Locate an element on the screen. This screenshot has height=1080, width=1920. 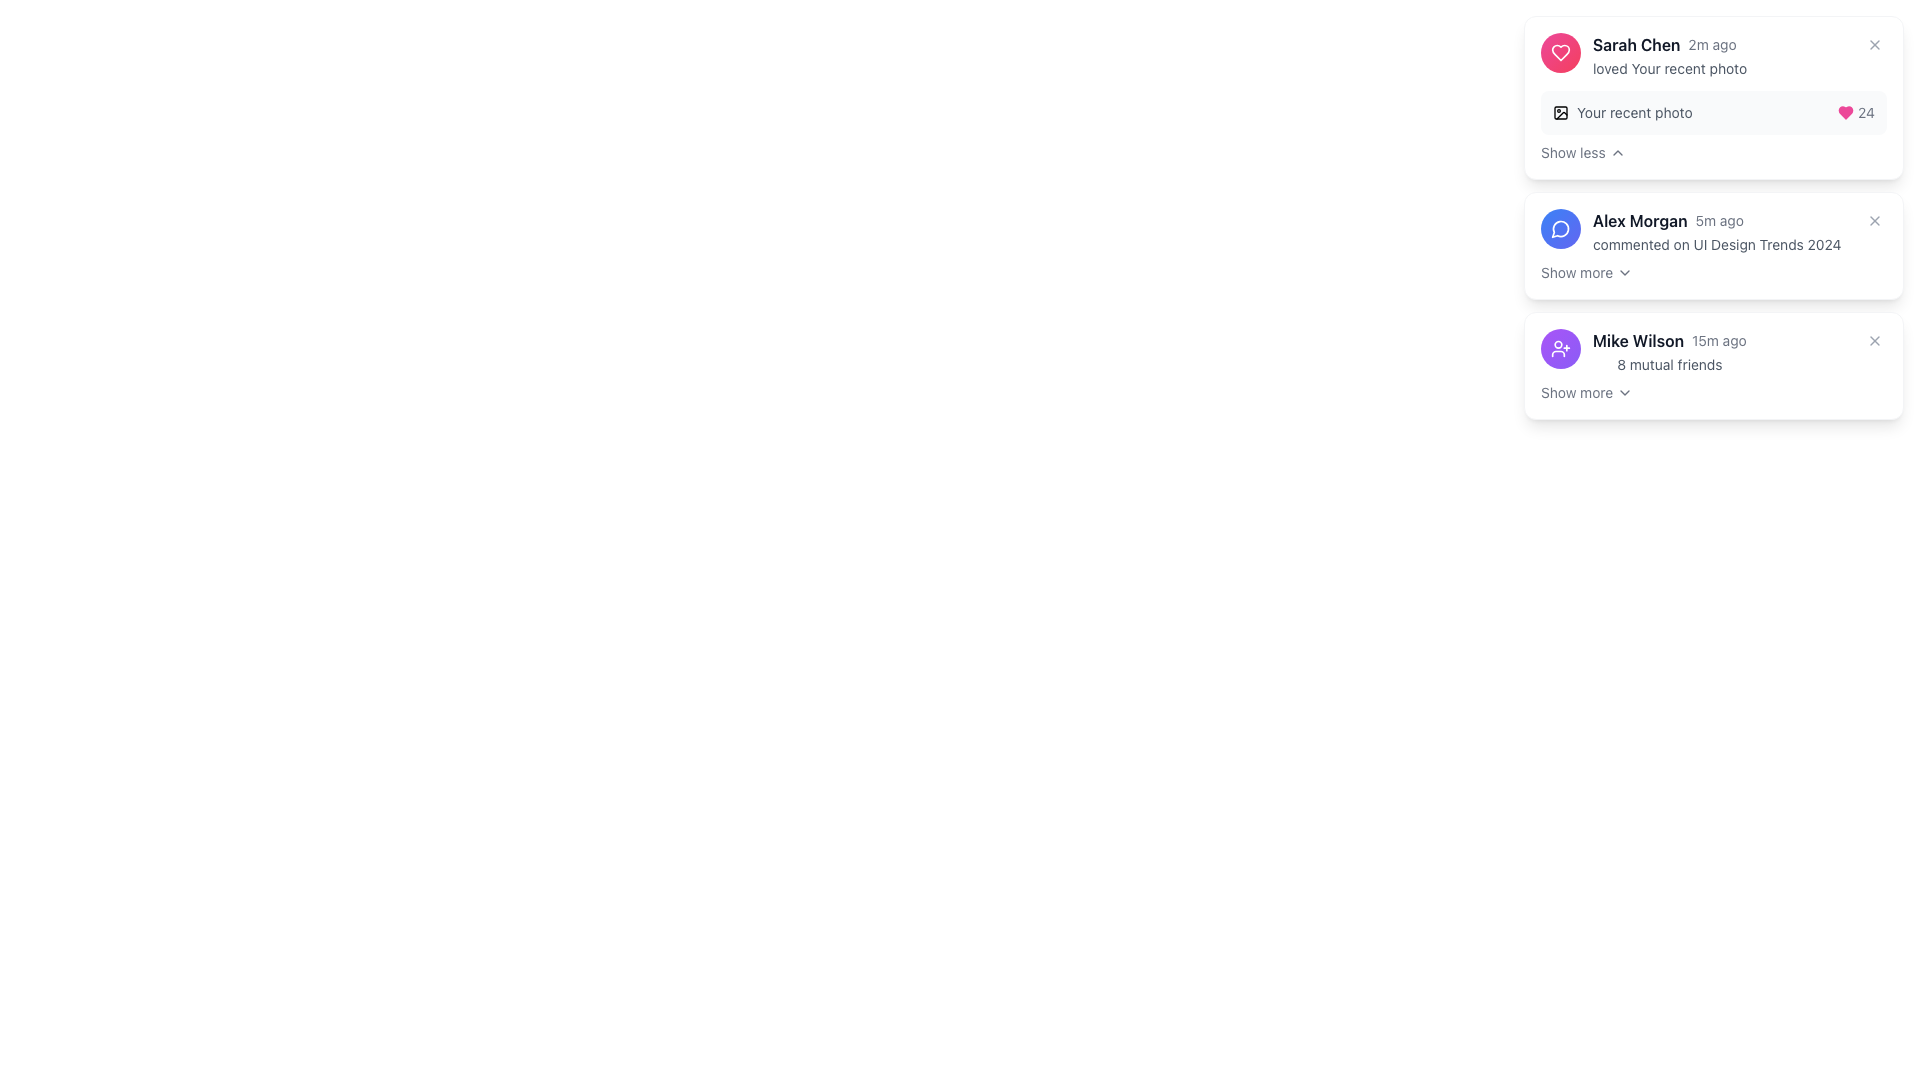
the icon that resembles a stylized image or photograph, featuring a rectangle with rounded edges, a circular shape inside, and a diagonal slash crossing through it, located just to the left of the text 'Your recent photo' is located at coordinates (1559, 112).